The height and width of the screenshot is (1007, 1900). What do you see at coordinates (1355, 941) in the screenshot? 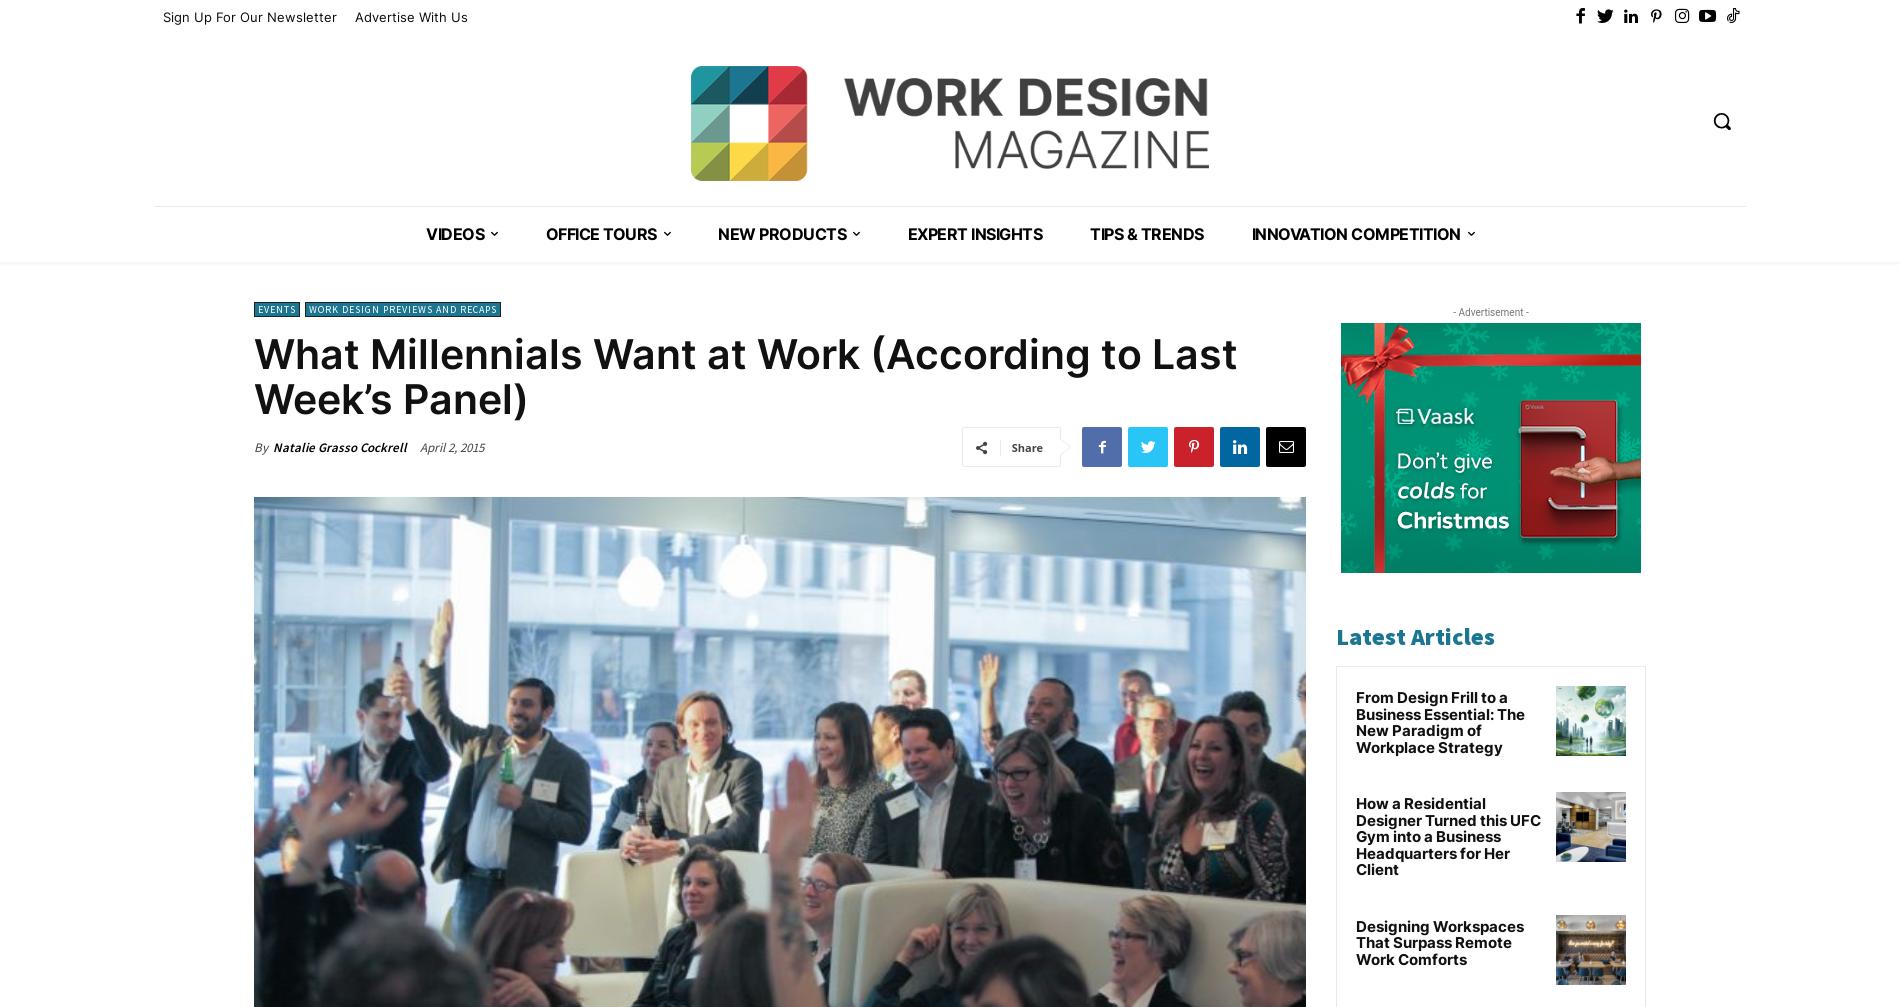
I see `'Designing Workspaces That Surpass Remote Work Comforts'` at bounding box center [1355, 941].